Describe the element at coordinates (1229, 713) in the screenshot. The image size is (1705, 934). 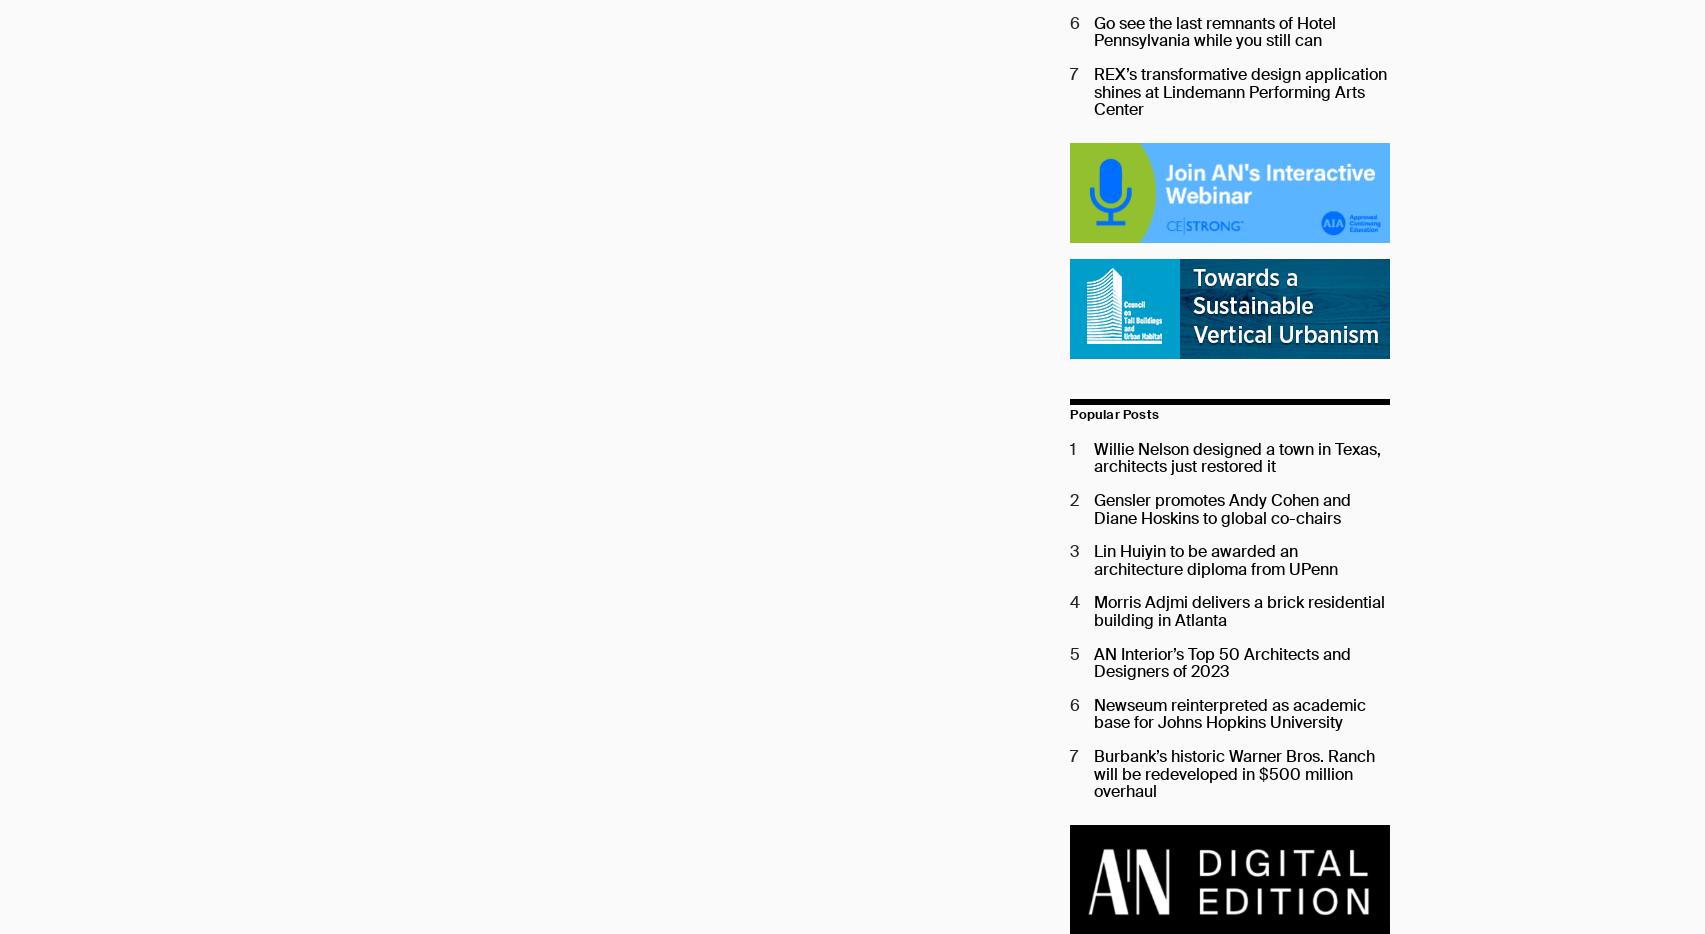
I see `'Newseum reinterpreted as academic base for Johns Hopkins University'` at that location.